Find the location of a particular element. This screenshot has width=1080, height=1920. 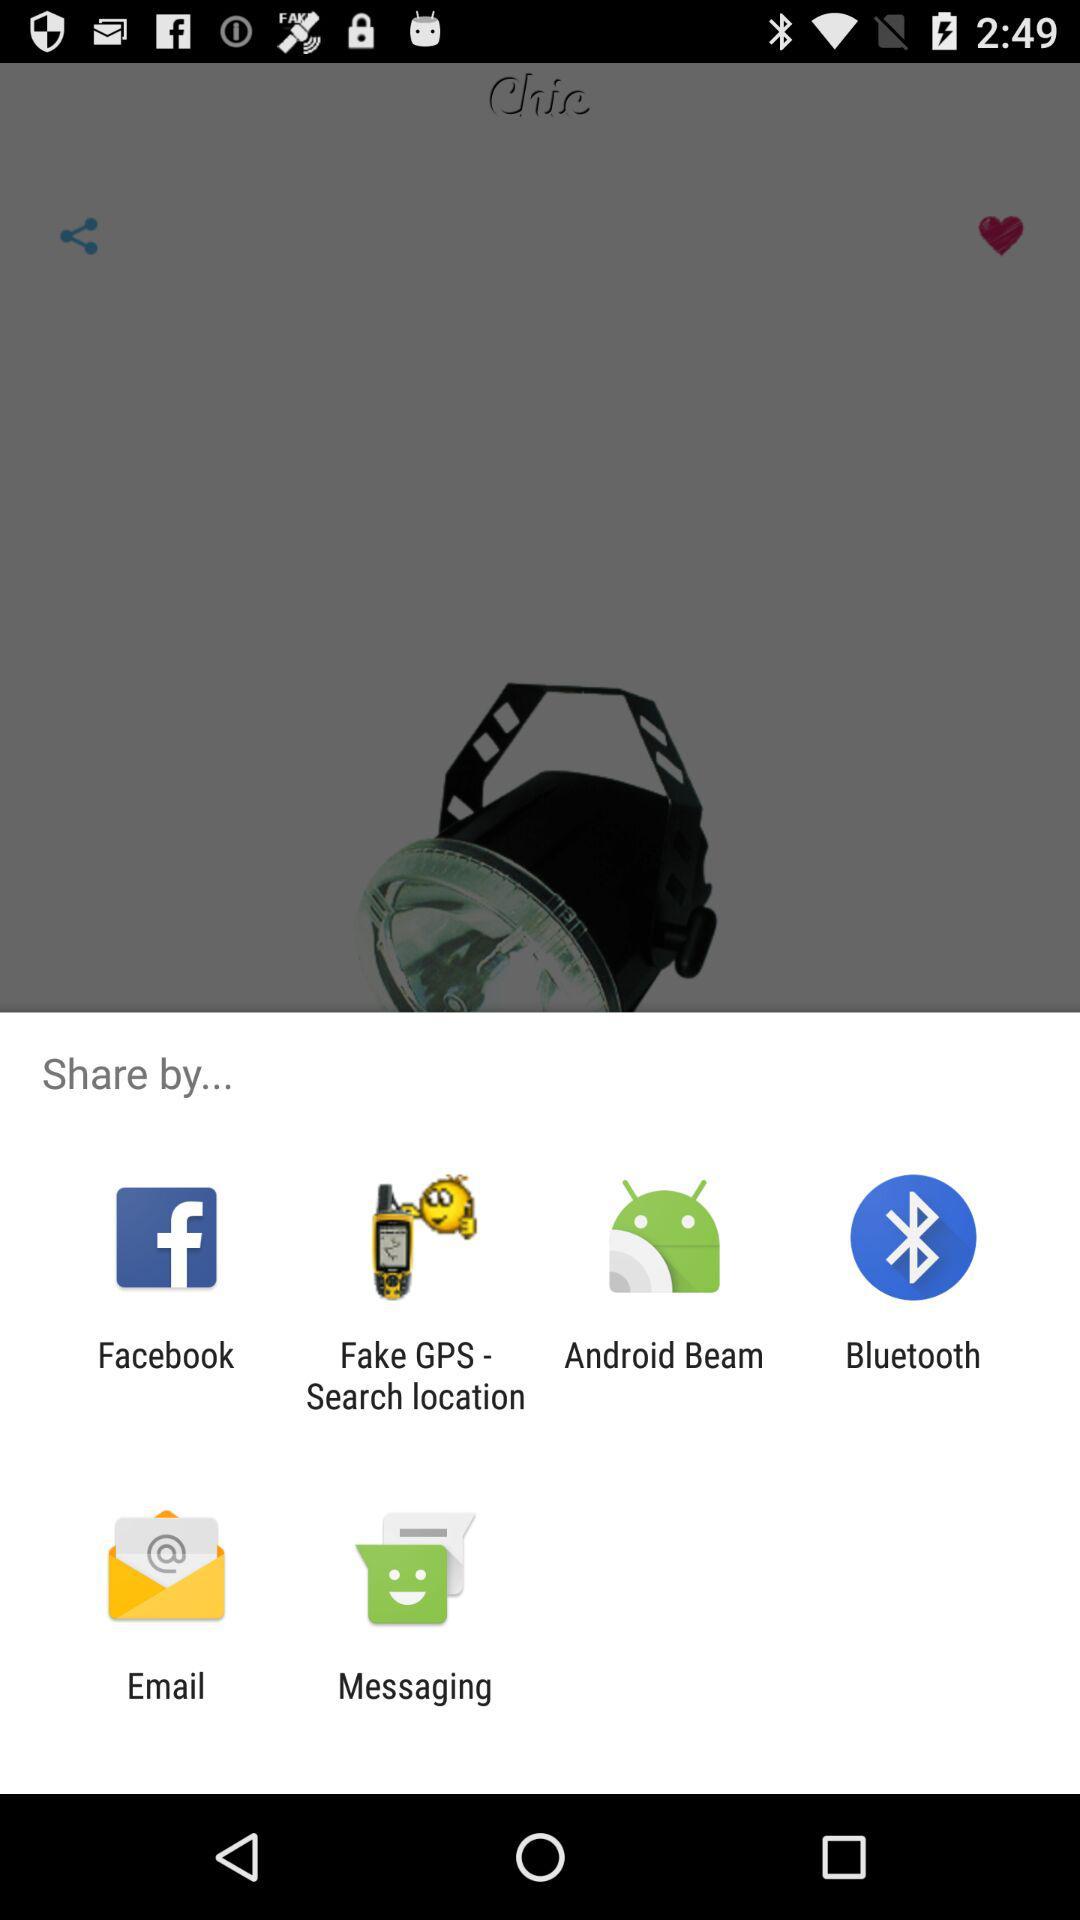

icon to the right of the android beam app is located at coordinates (913, 1374).